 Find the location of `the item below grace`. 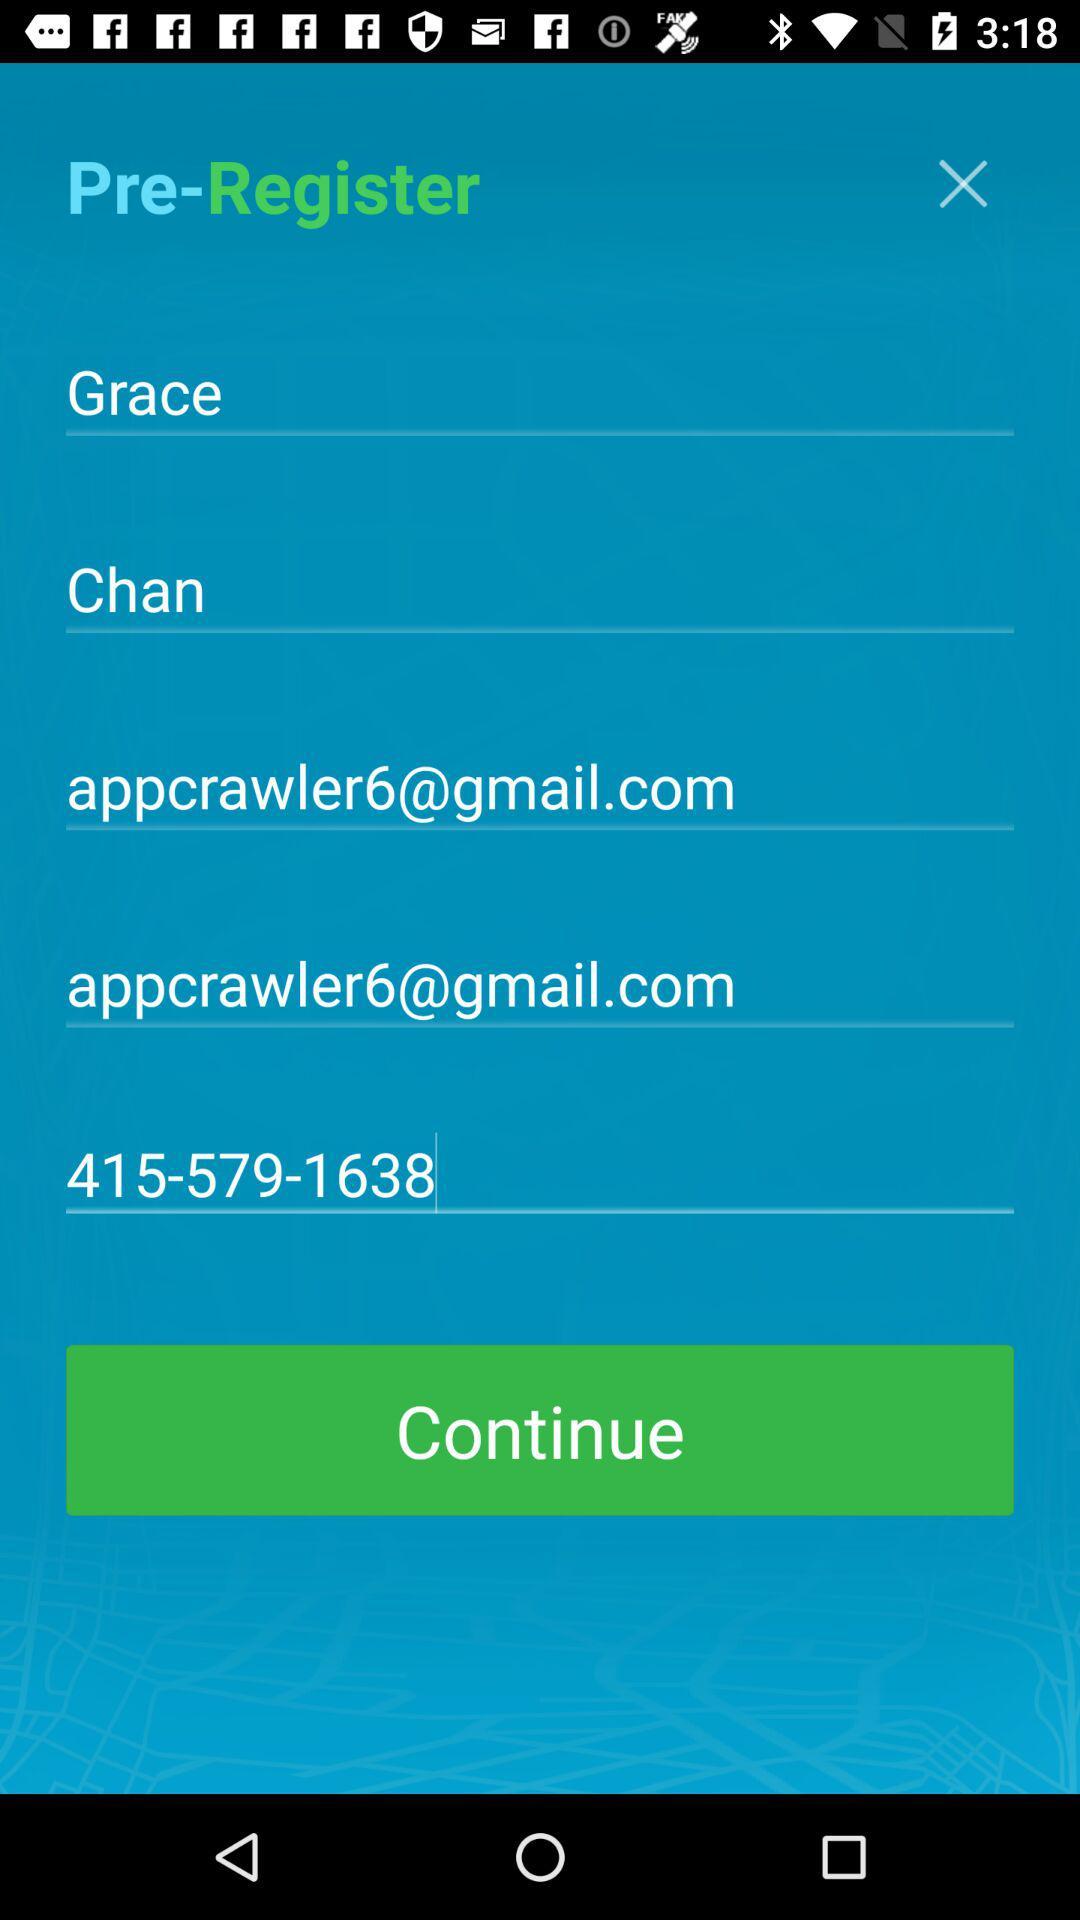

the item below grace is located at coordinates (540, 585).